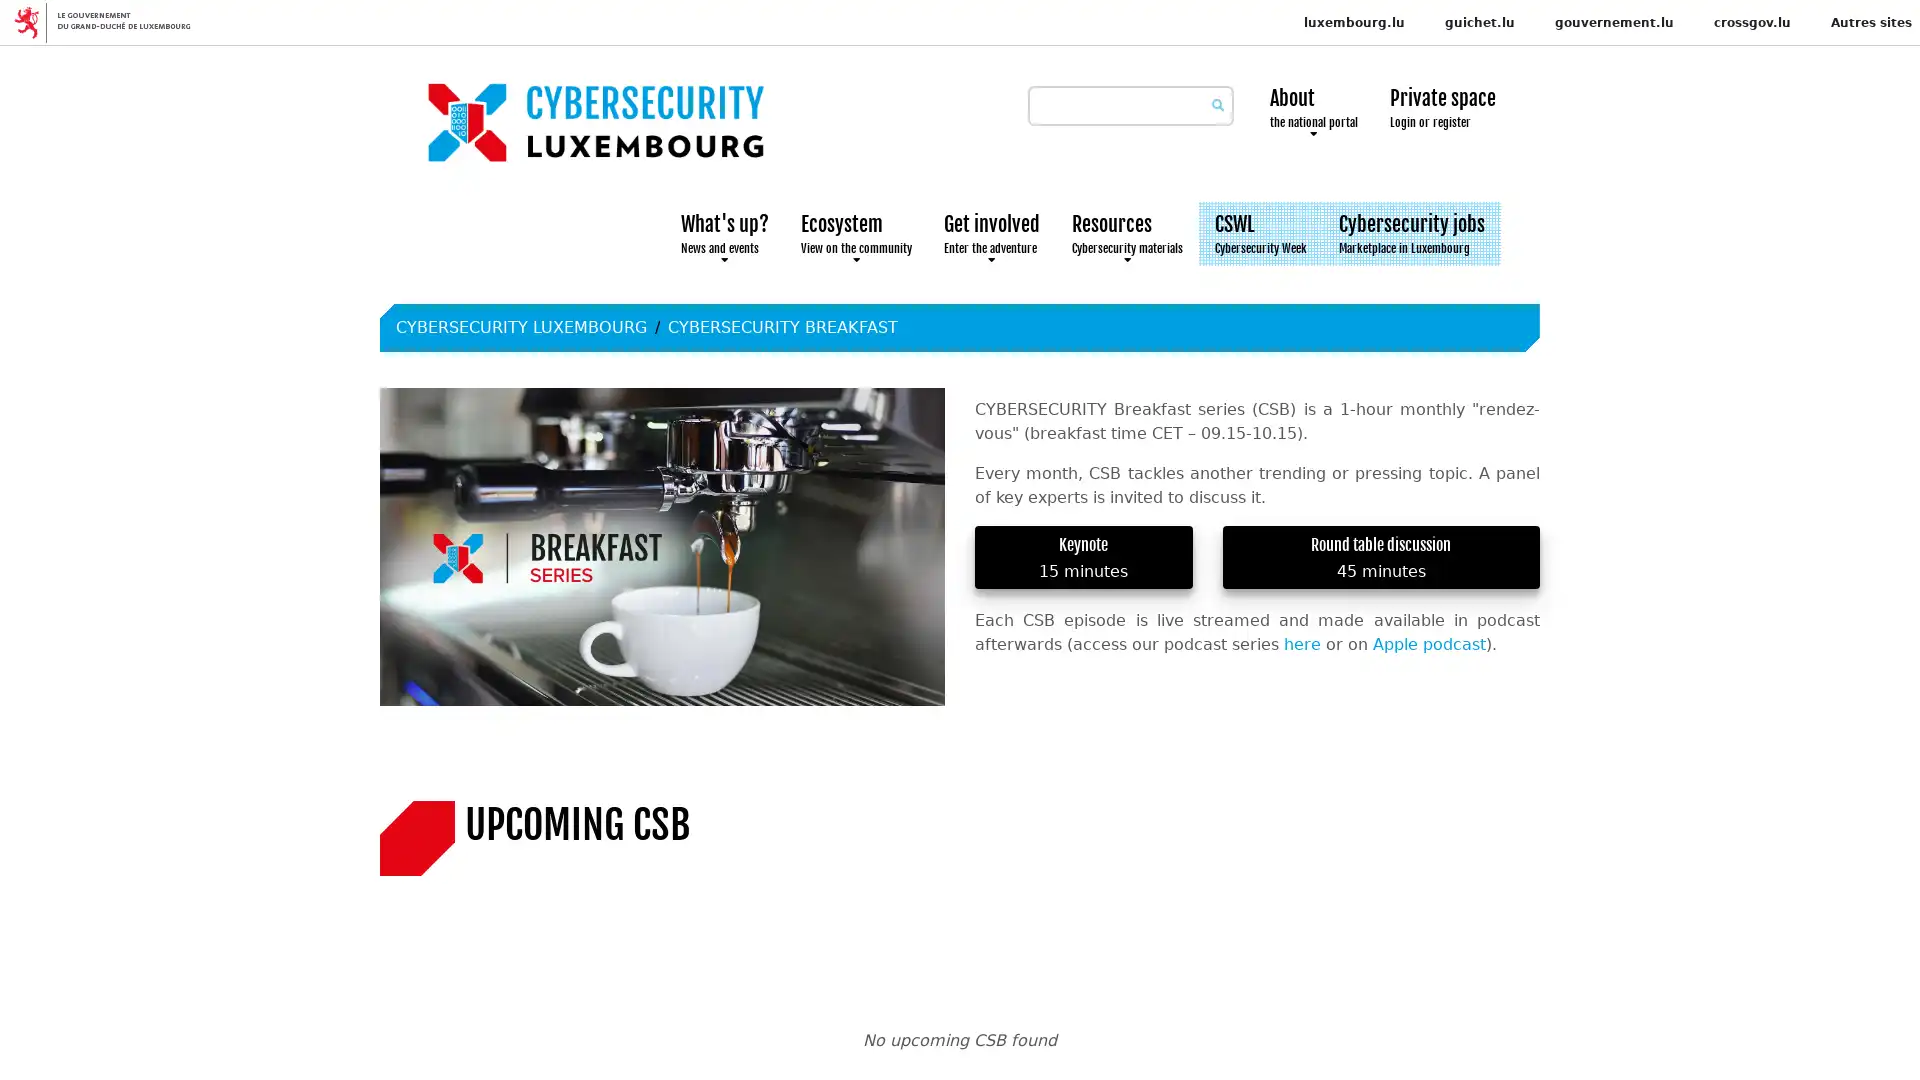 This screenshot has width=1920, height=1080. I want to click on CSWL Cybersecurity Week, so click(1260, 233).